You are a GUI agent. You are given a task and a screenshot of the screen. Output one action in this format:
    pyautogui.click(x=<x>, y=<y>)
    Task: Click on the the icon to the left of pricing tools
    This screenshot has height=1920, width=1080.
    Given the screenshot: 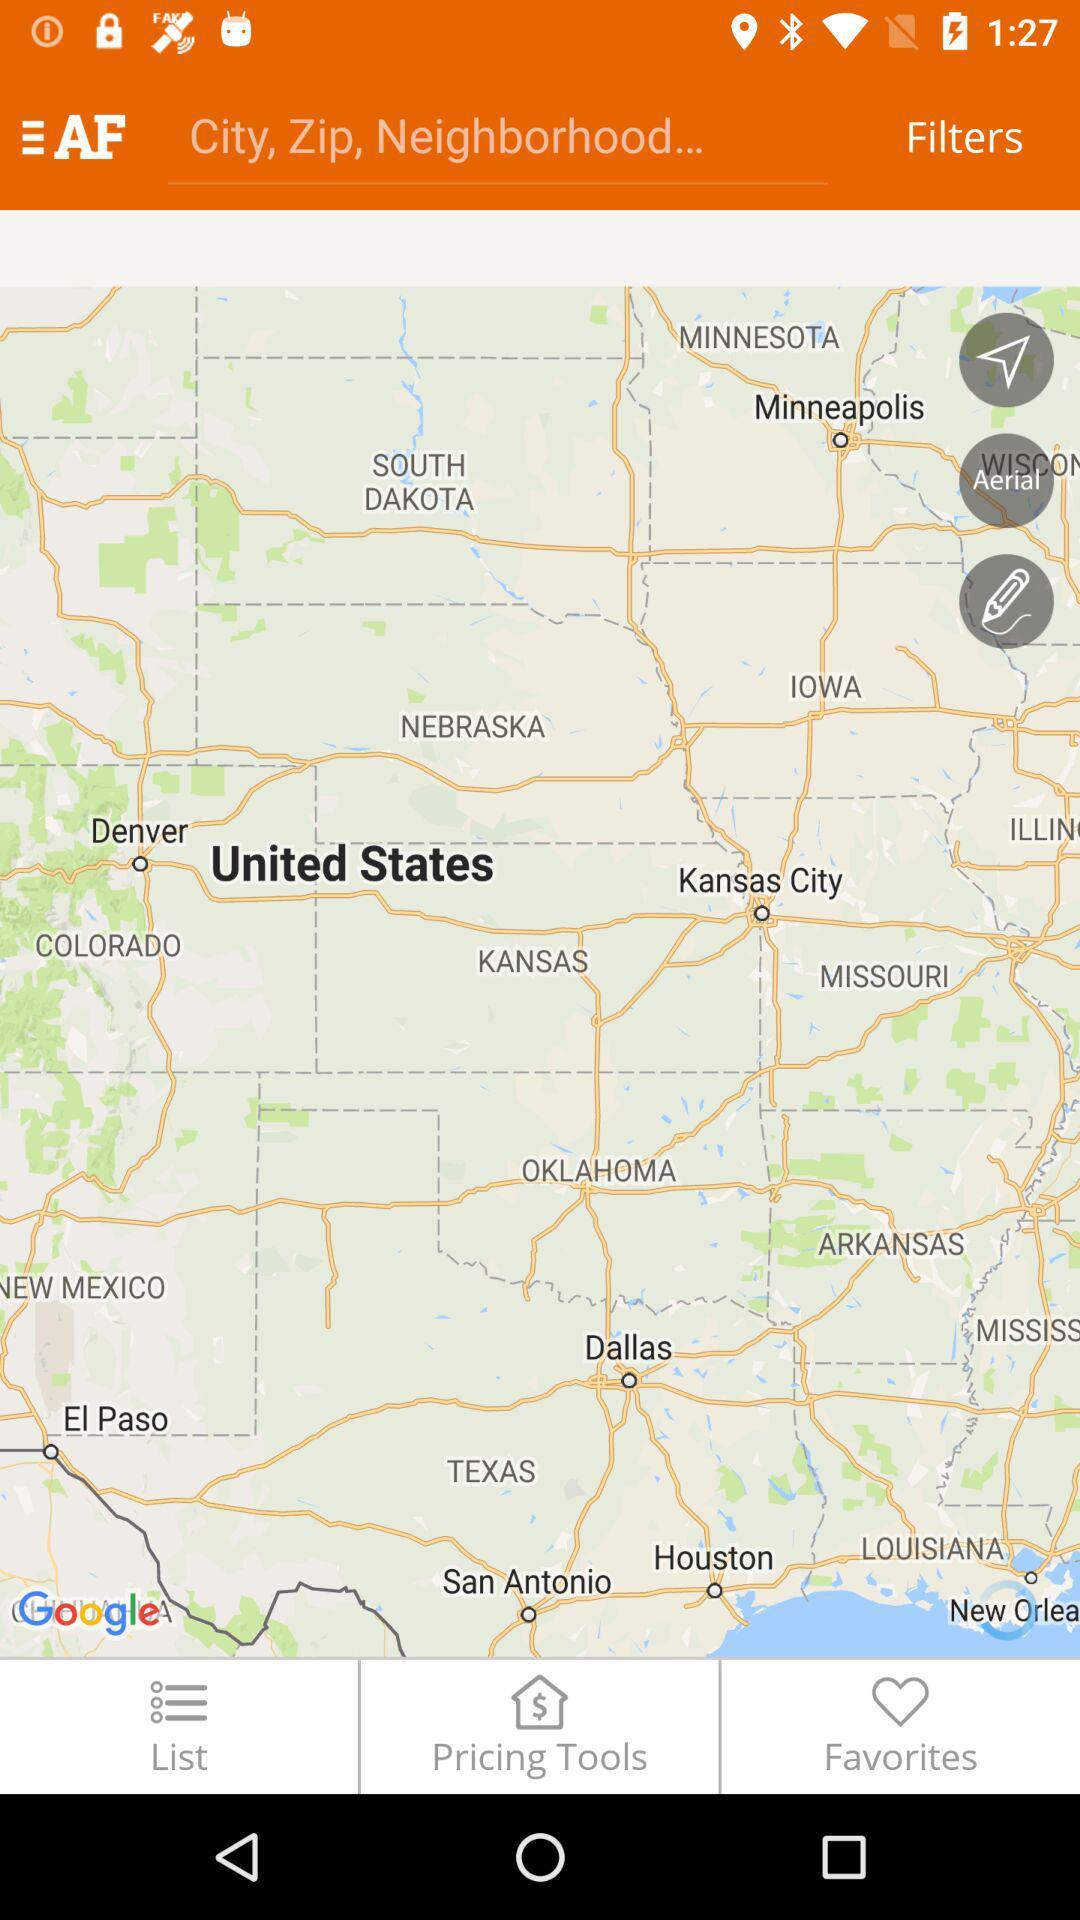 What is the action you would take?
    pyautogui.click(x=177, y=1725)
    